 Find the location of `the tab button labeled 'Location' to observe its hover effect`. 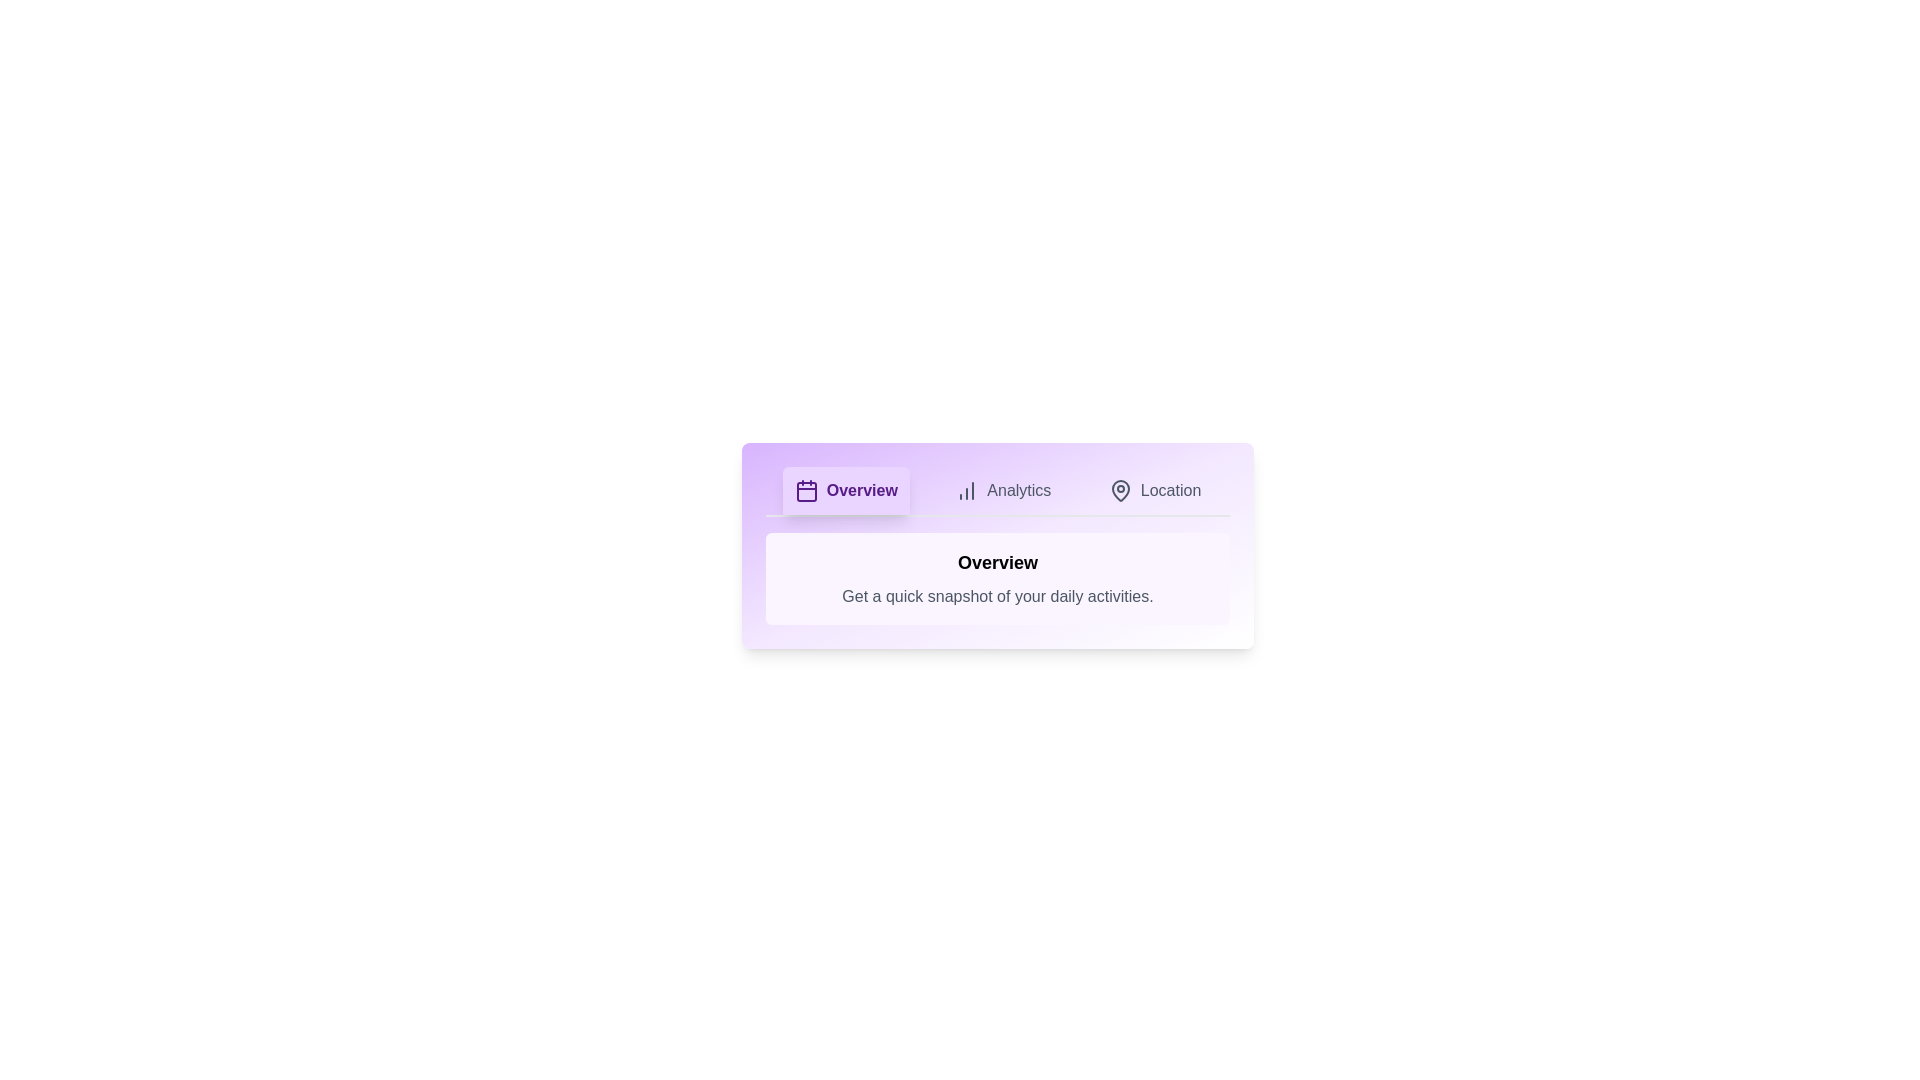

the tab button labeled 'Location' to observe its hover effect is located at coordinates (1155, 490).